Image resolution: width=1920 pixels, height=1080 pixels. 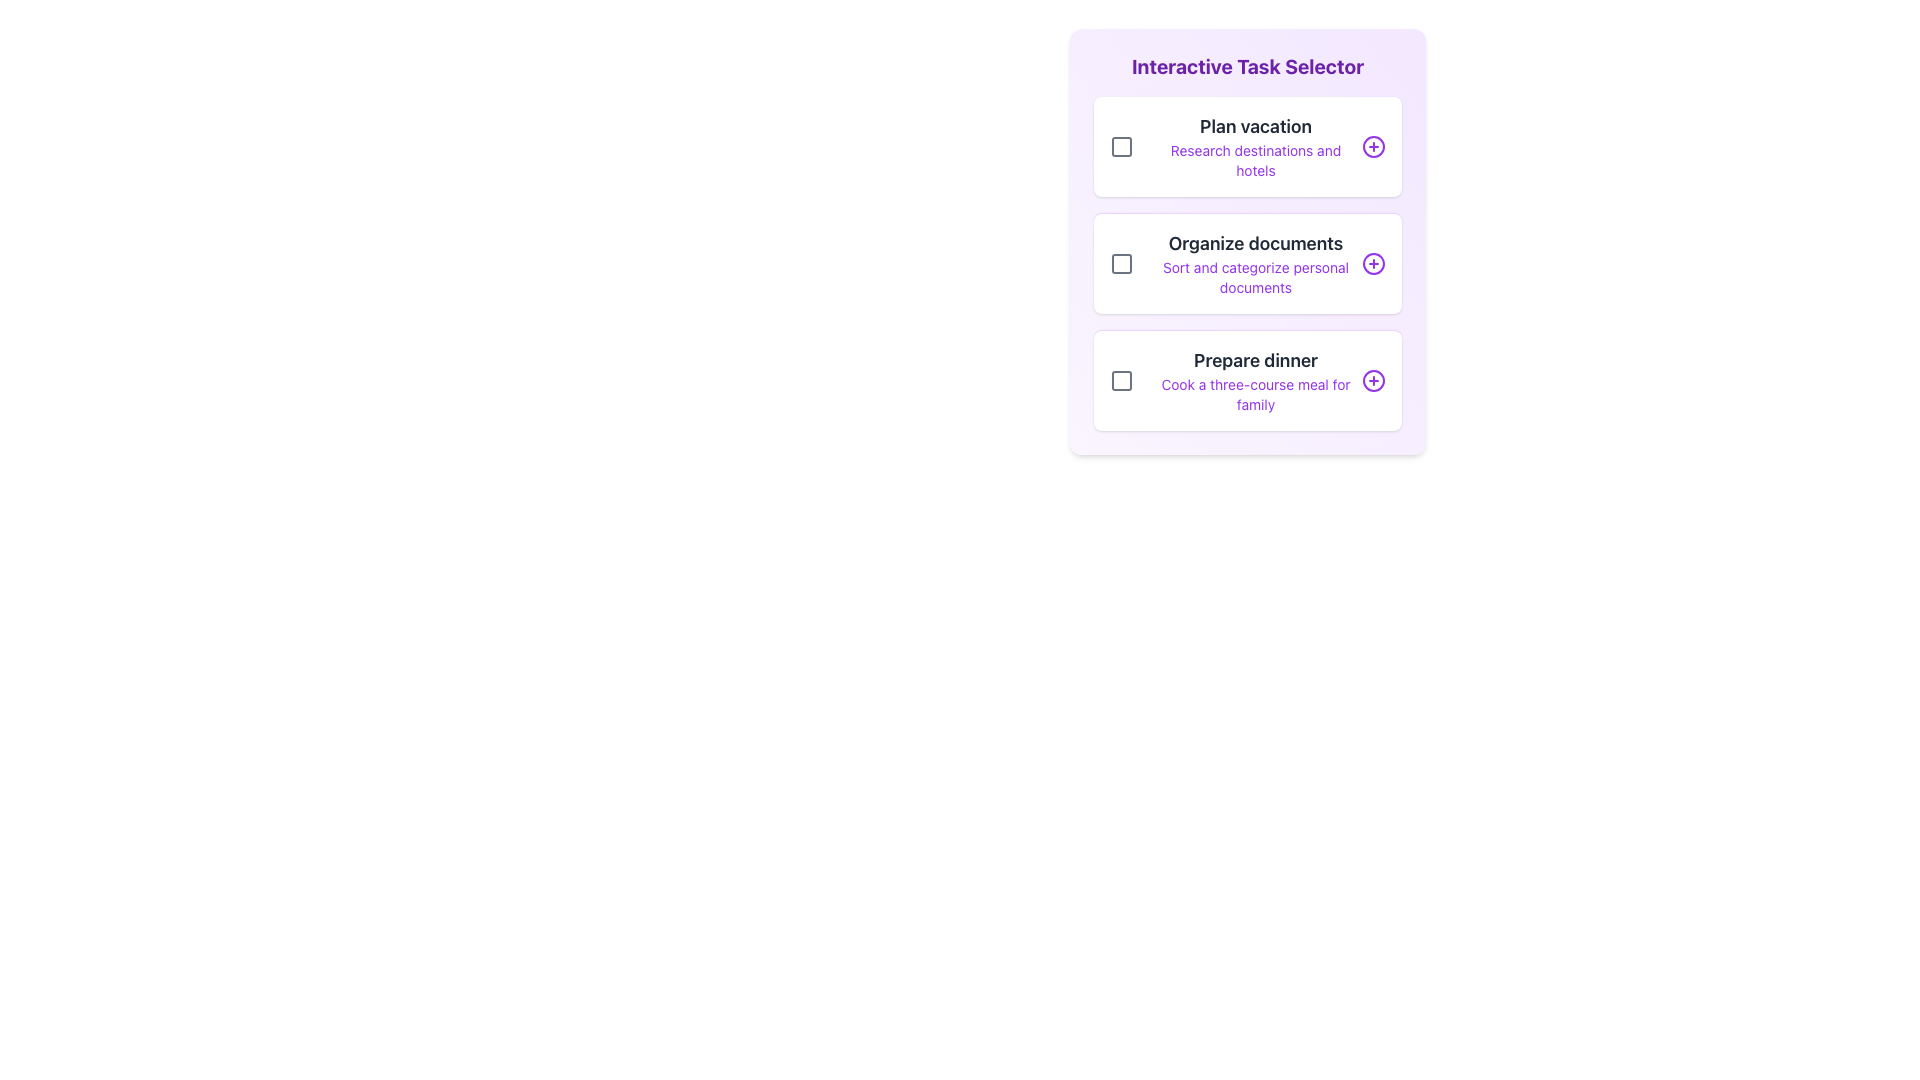 What do you see at coordinates (1255, 160) in the screenshot?
I see `the Text Label that provides additional information related to the 'Plan vacation' task, which is positioned directly below the 'Plan vacation' text within the first task card` at bounding box center [1255, 160].